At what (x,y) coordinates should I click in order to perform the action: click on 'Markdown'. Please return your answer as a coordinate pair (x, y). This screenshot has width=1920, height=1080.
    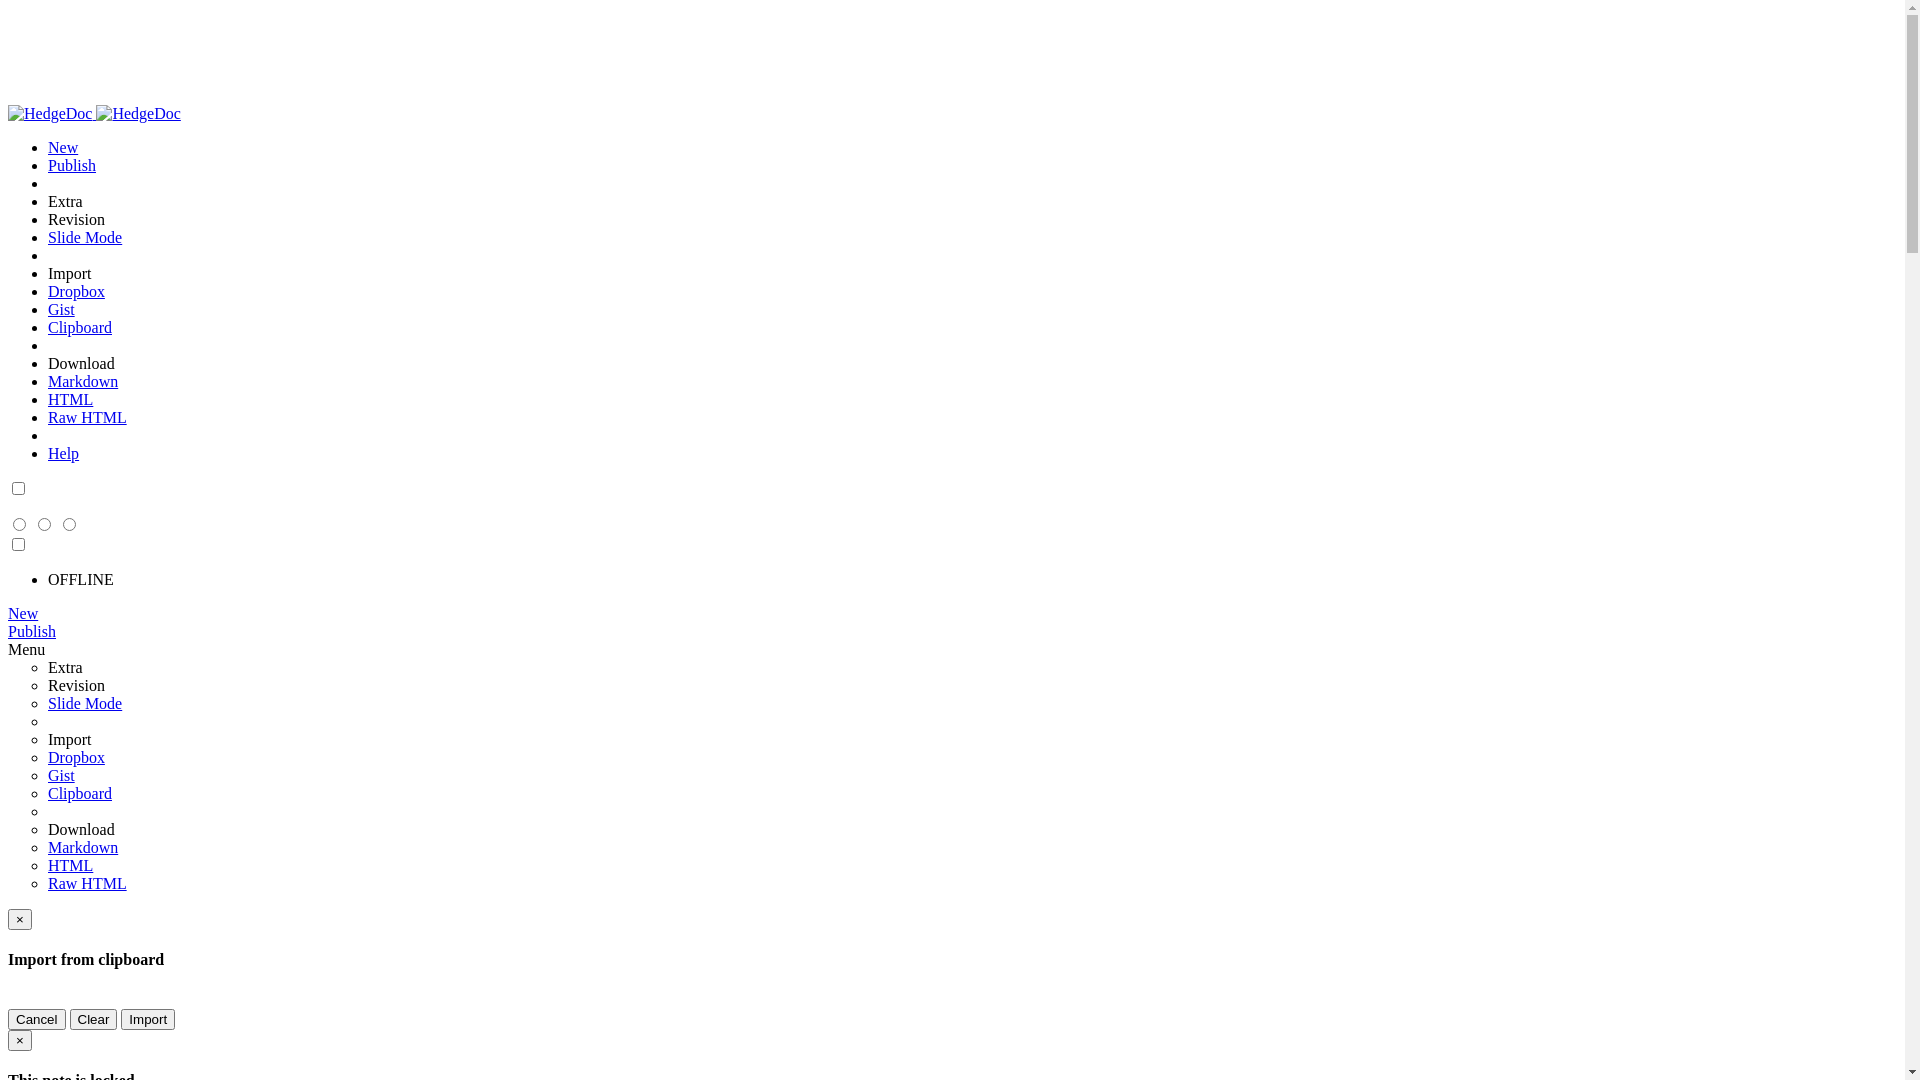
    Looking at the image, I should click on (48, 381).